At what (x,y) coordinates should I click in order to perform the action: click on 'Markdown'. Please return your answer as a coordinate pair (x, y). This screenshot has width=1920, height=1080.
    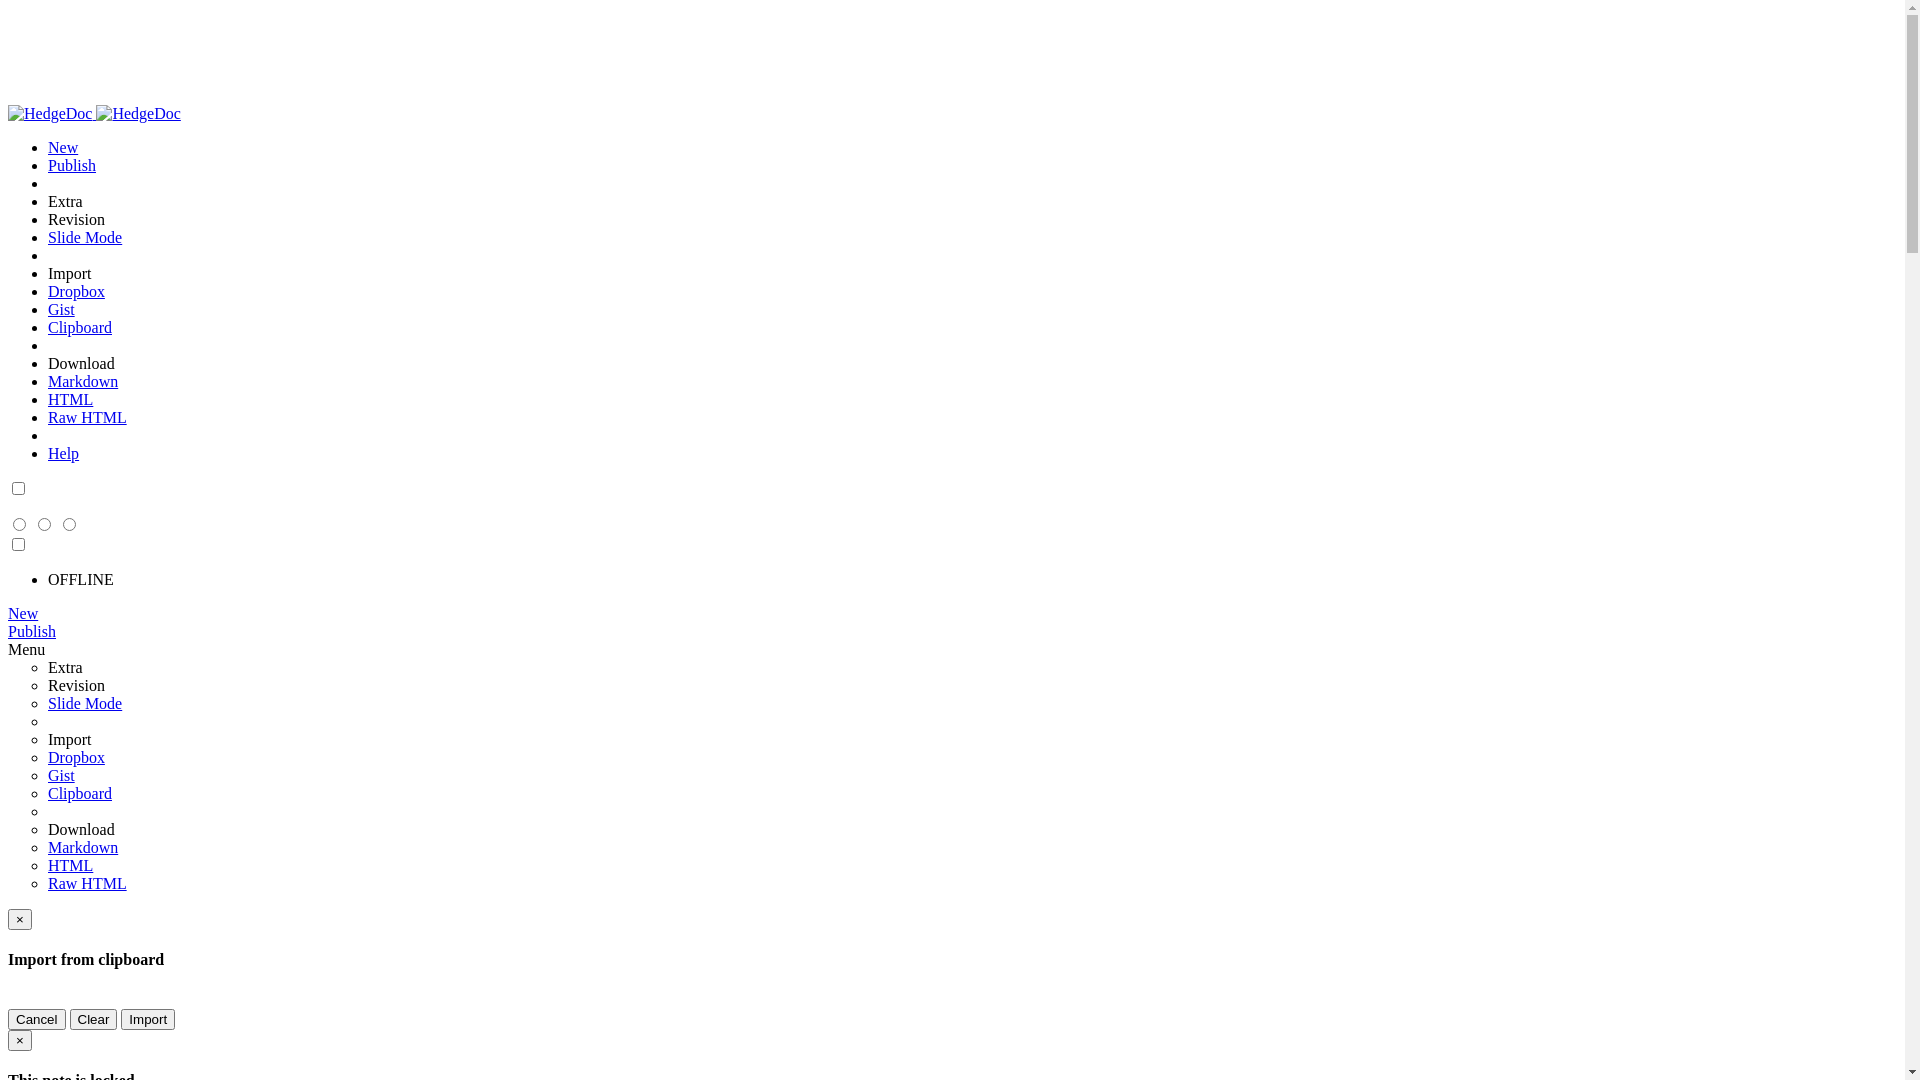
    Looking at the image, I should click on (48, 381).